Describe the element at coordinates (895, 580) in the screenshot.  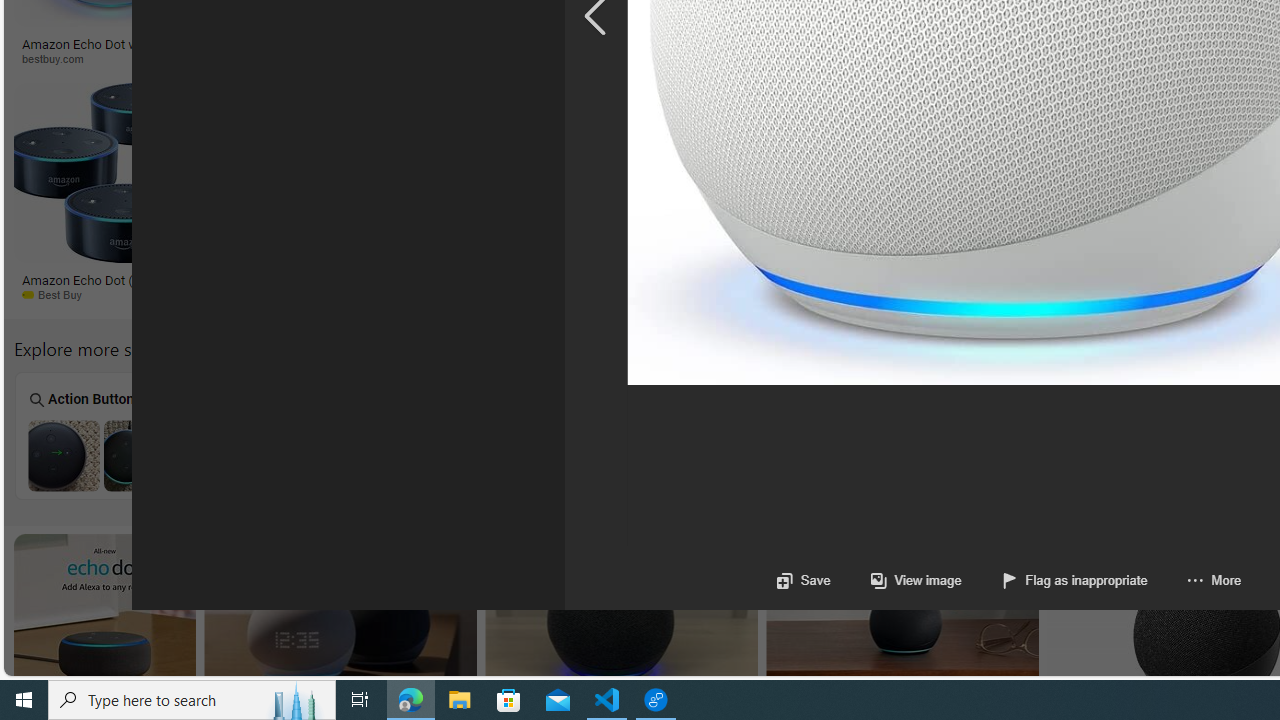
I see `'View image'` at that location.